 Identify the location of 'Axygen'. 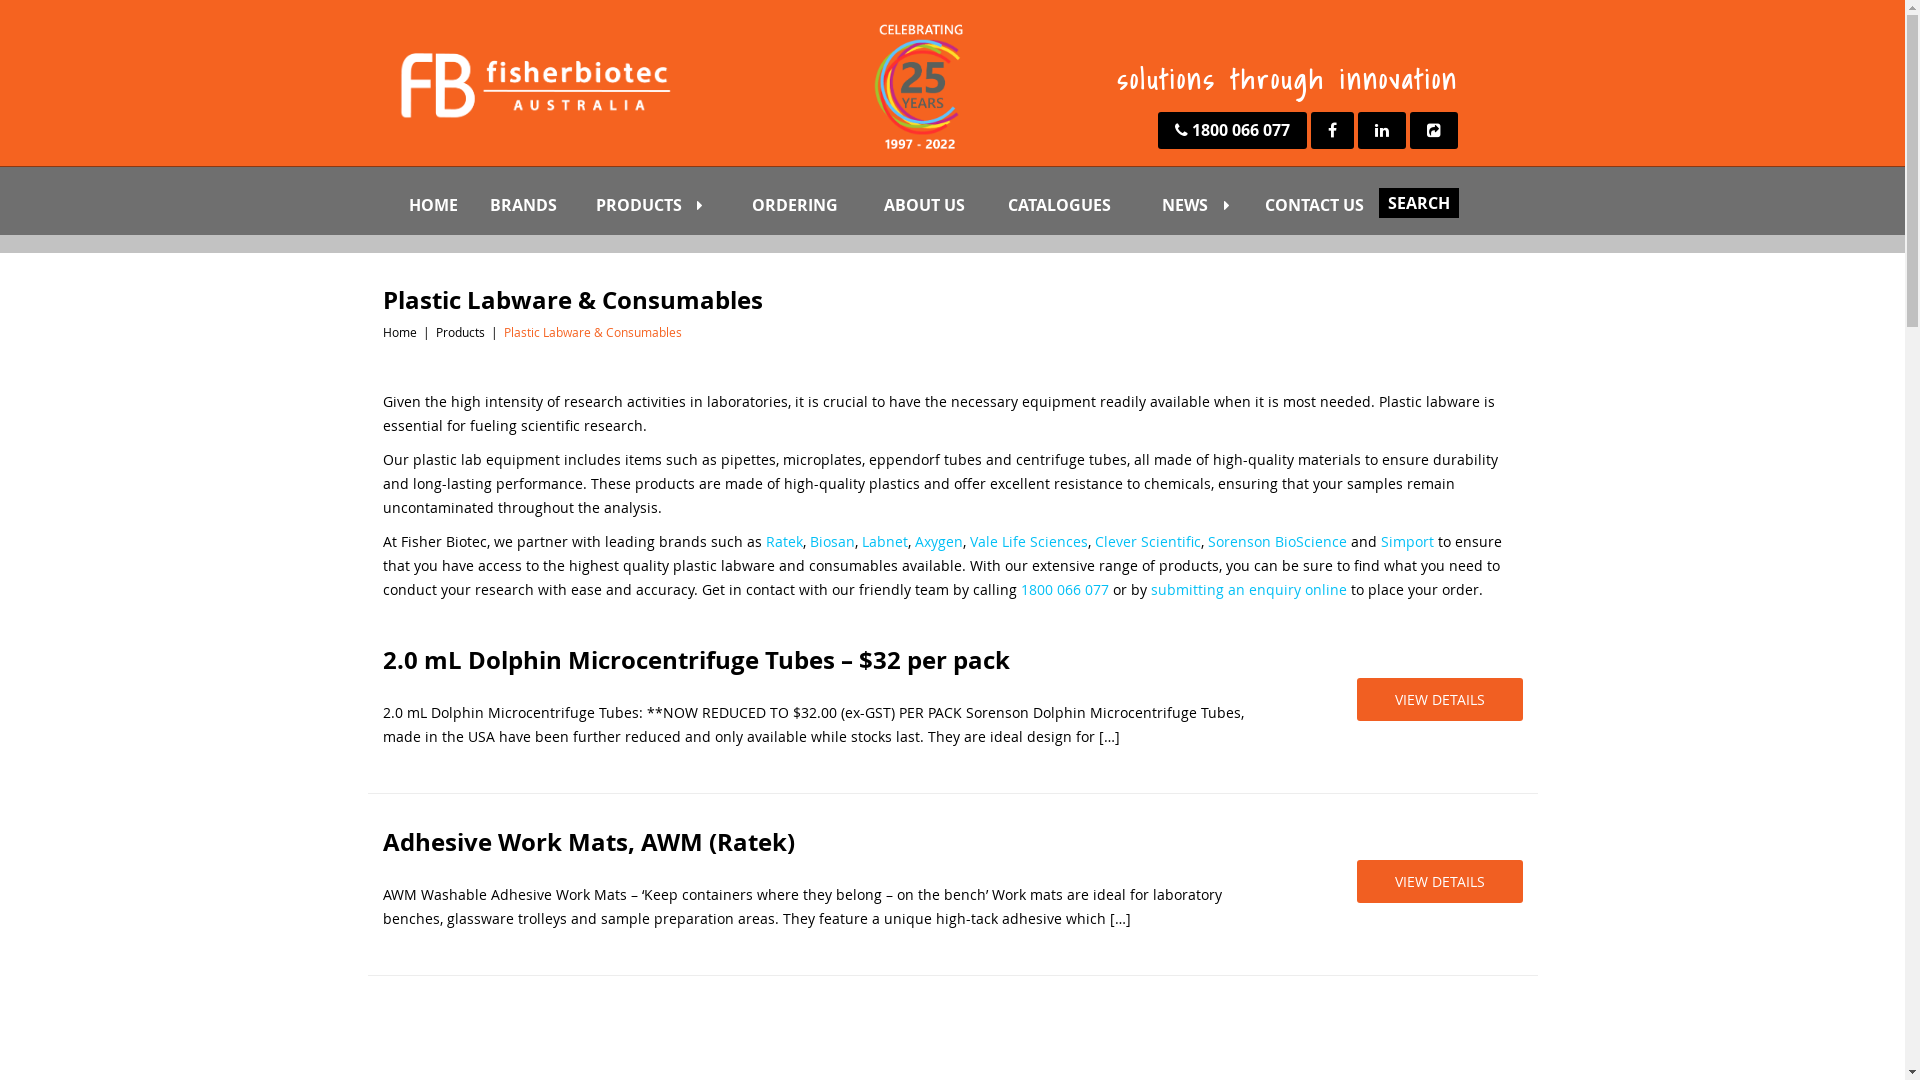
(936, 541).